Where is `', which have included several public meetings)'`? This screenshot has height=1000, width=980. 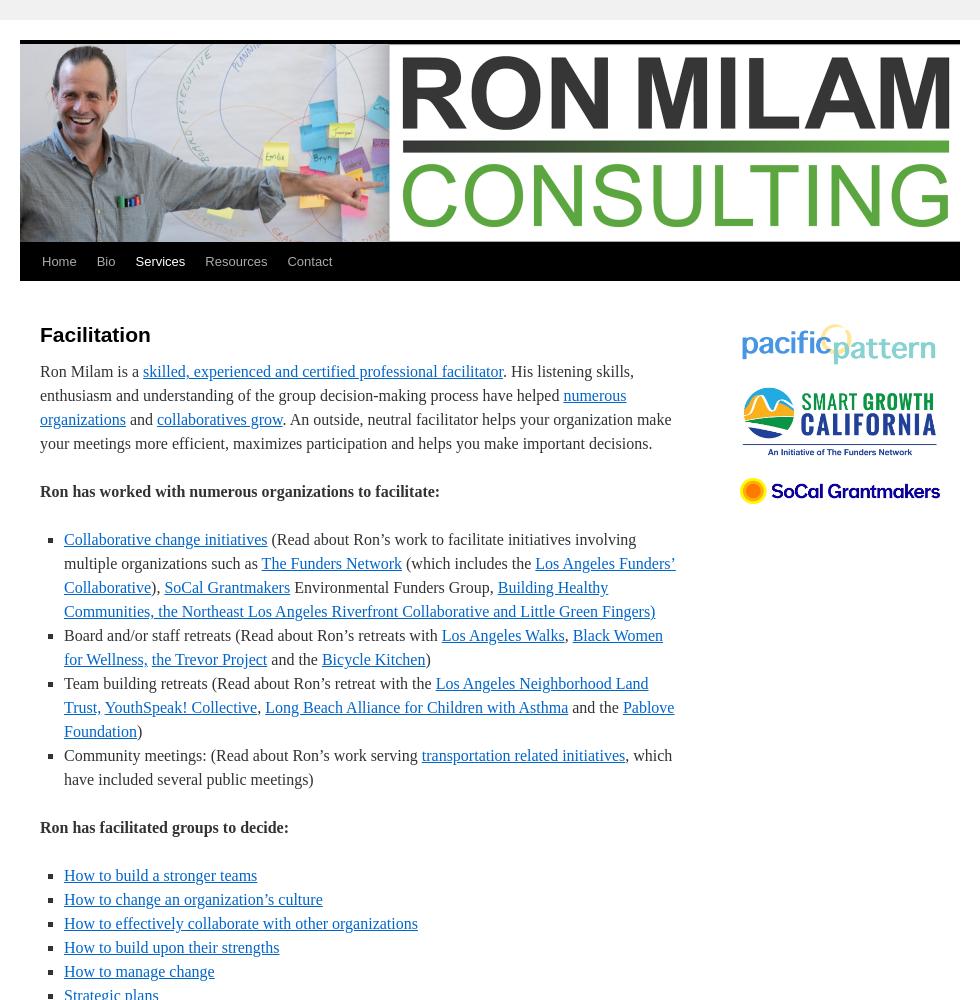
', which have included several public meetings)' is located at coordinates (367, 767).